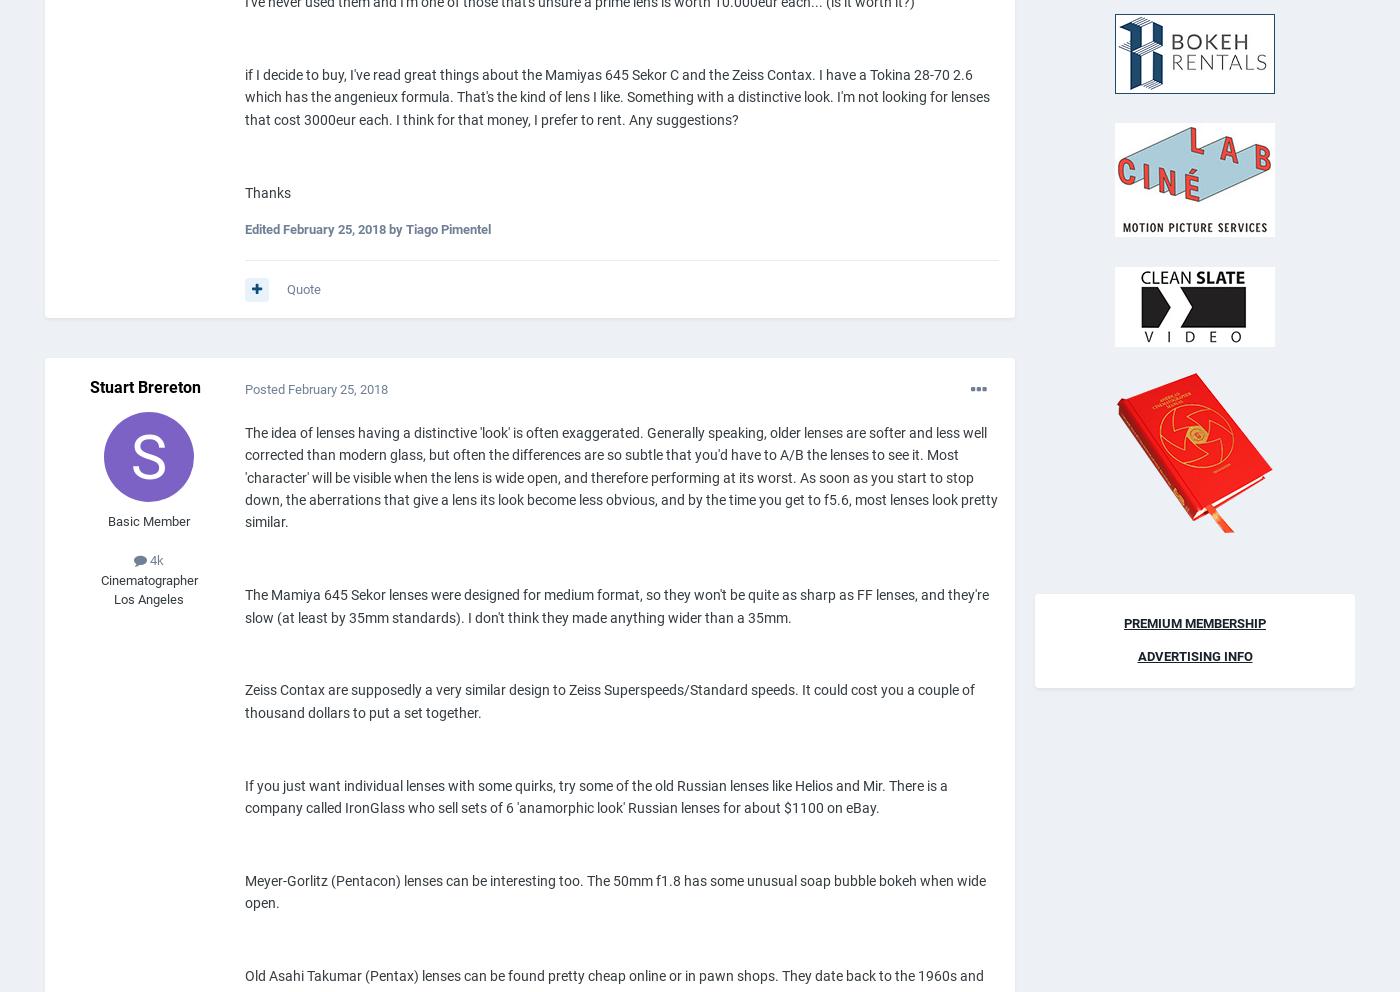 This screenshot has height=992, width=1400. Describe the element at coordinates (266, 388) in the screenshot. I see `'Posted'` at that location.